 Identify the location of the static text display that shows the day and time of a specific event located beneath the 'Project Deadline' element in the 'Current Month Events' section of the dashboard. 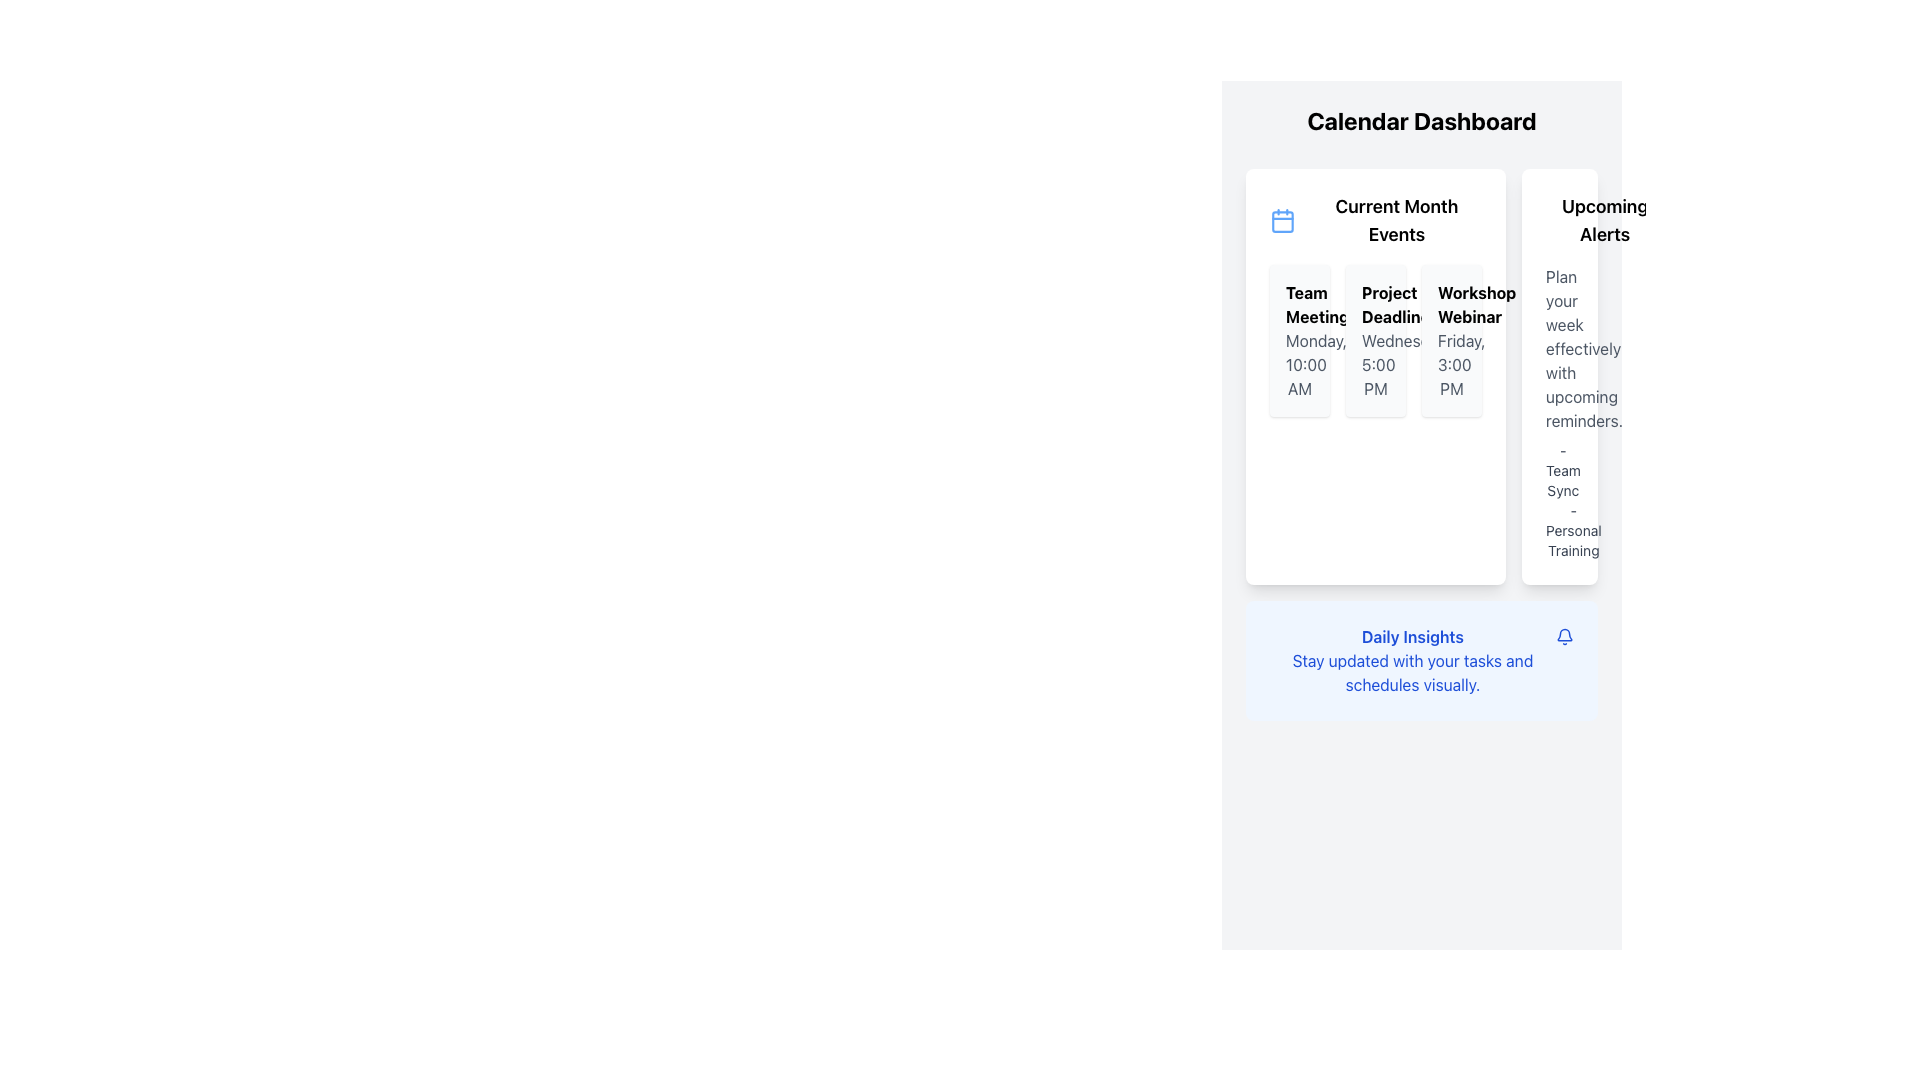
(1375, 365).